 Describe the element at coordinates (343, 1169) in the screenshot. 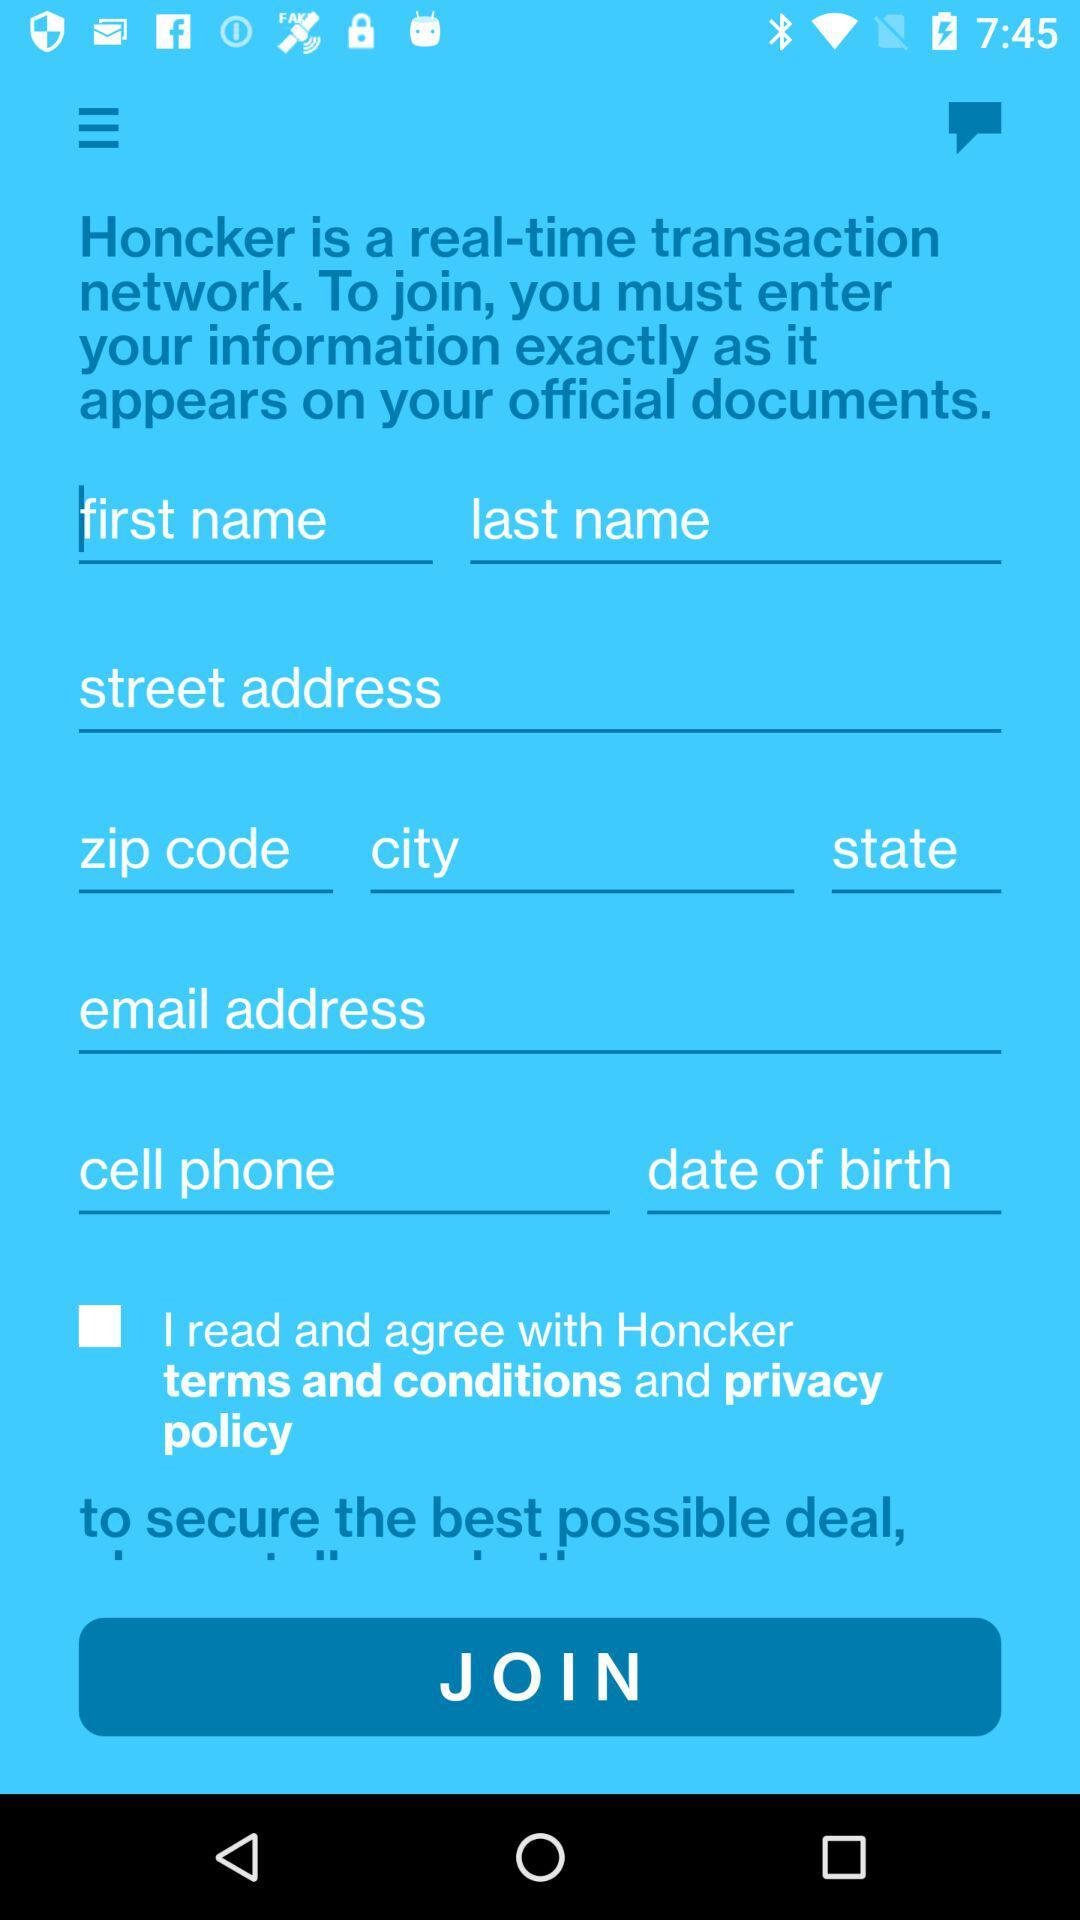

I see `cell phone` at that location.